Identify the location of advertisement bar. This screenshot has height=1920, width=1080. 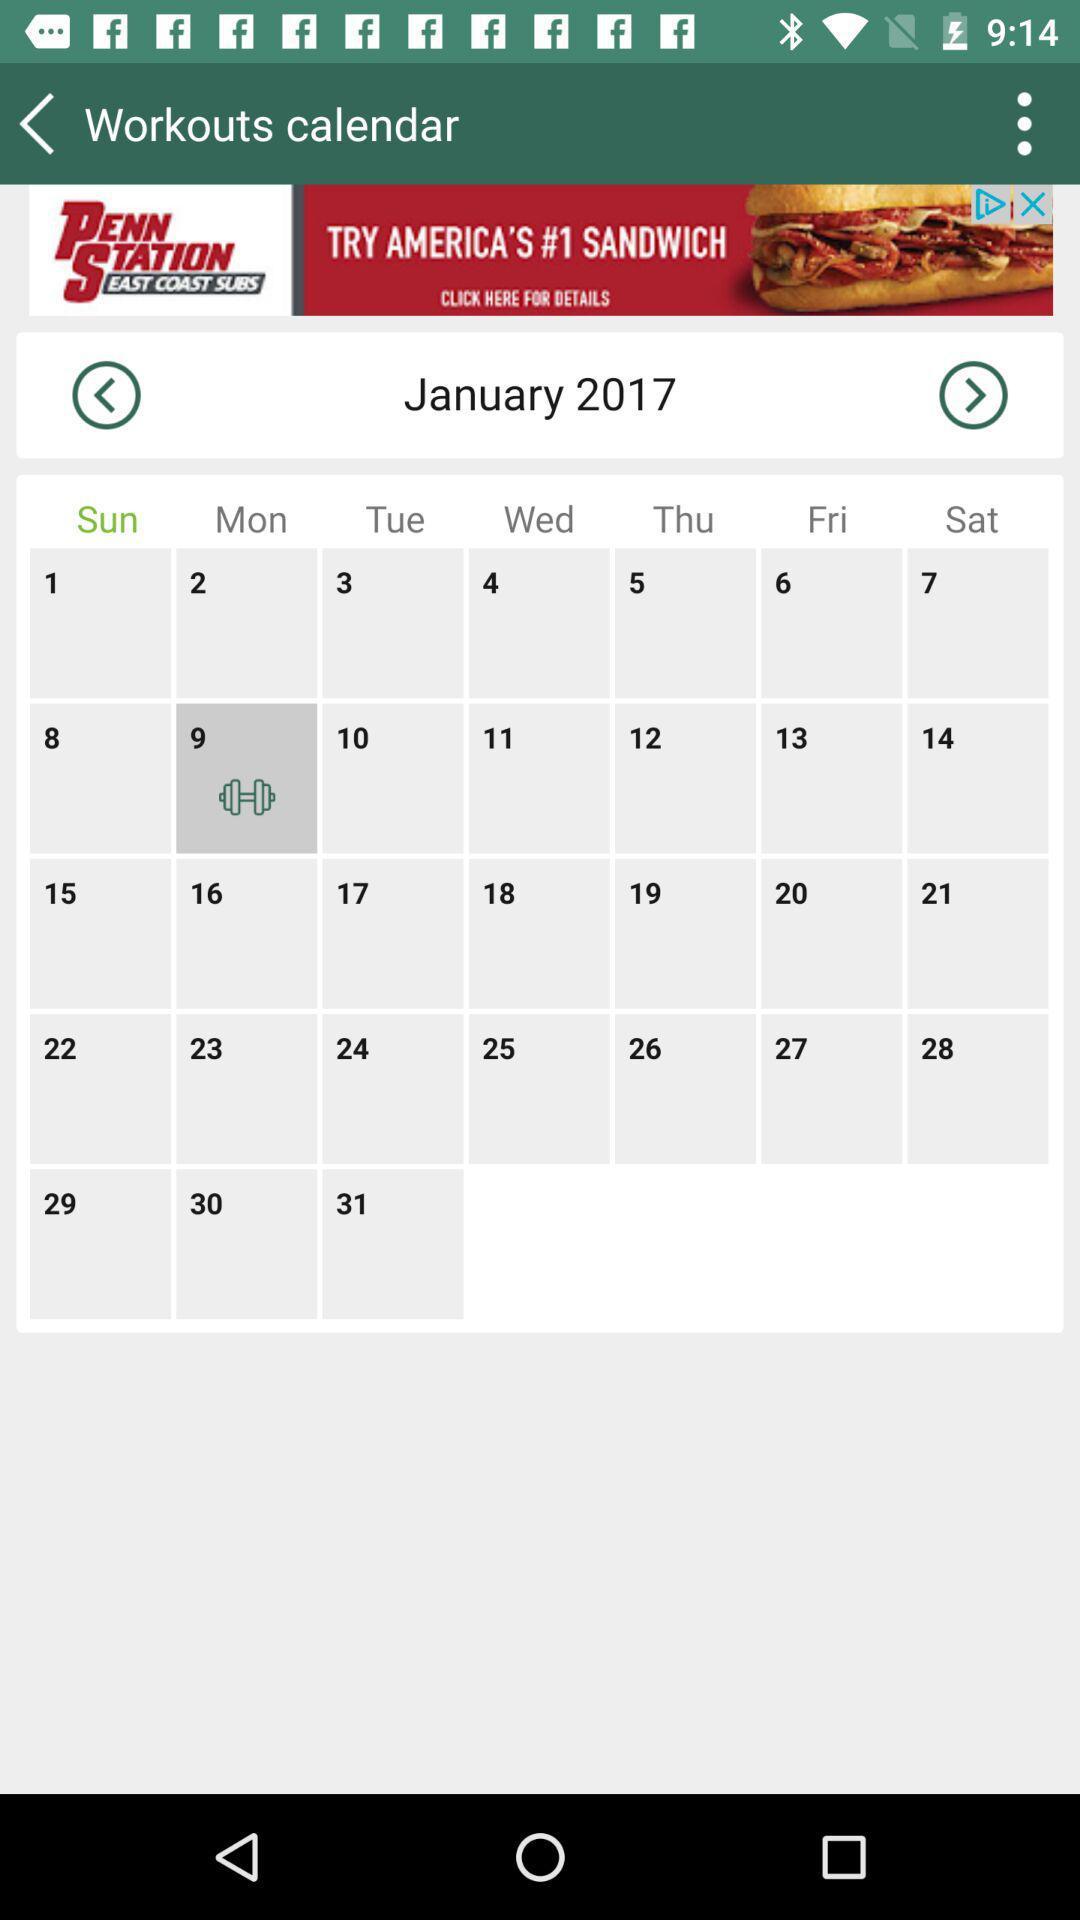
(540, 249).